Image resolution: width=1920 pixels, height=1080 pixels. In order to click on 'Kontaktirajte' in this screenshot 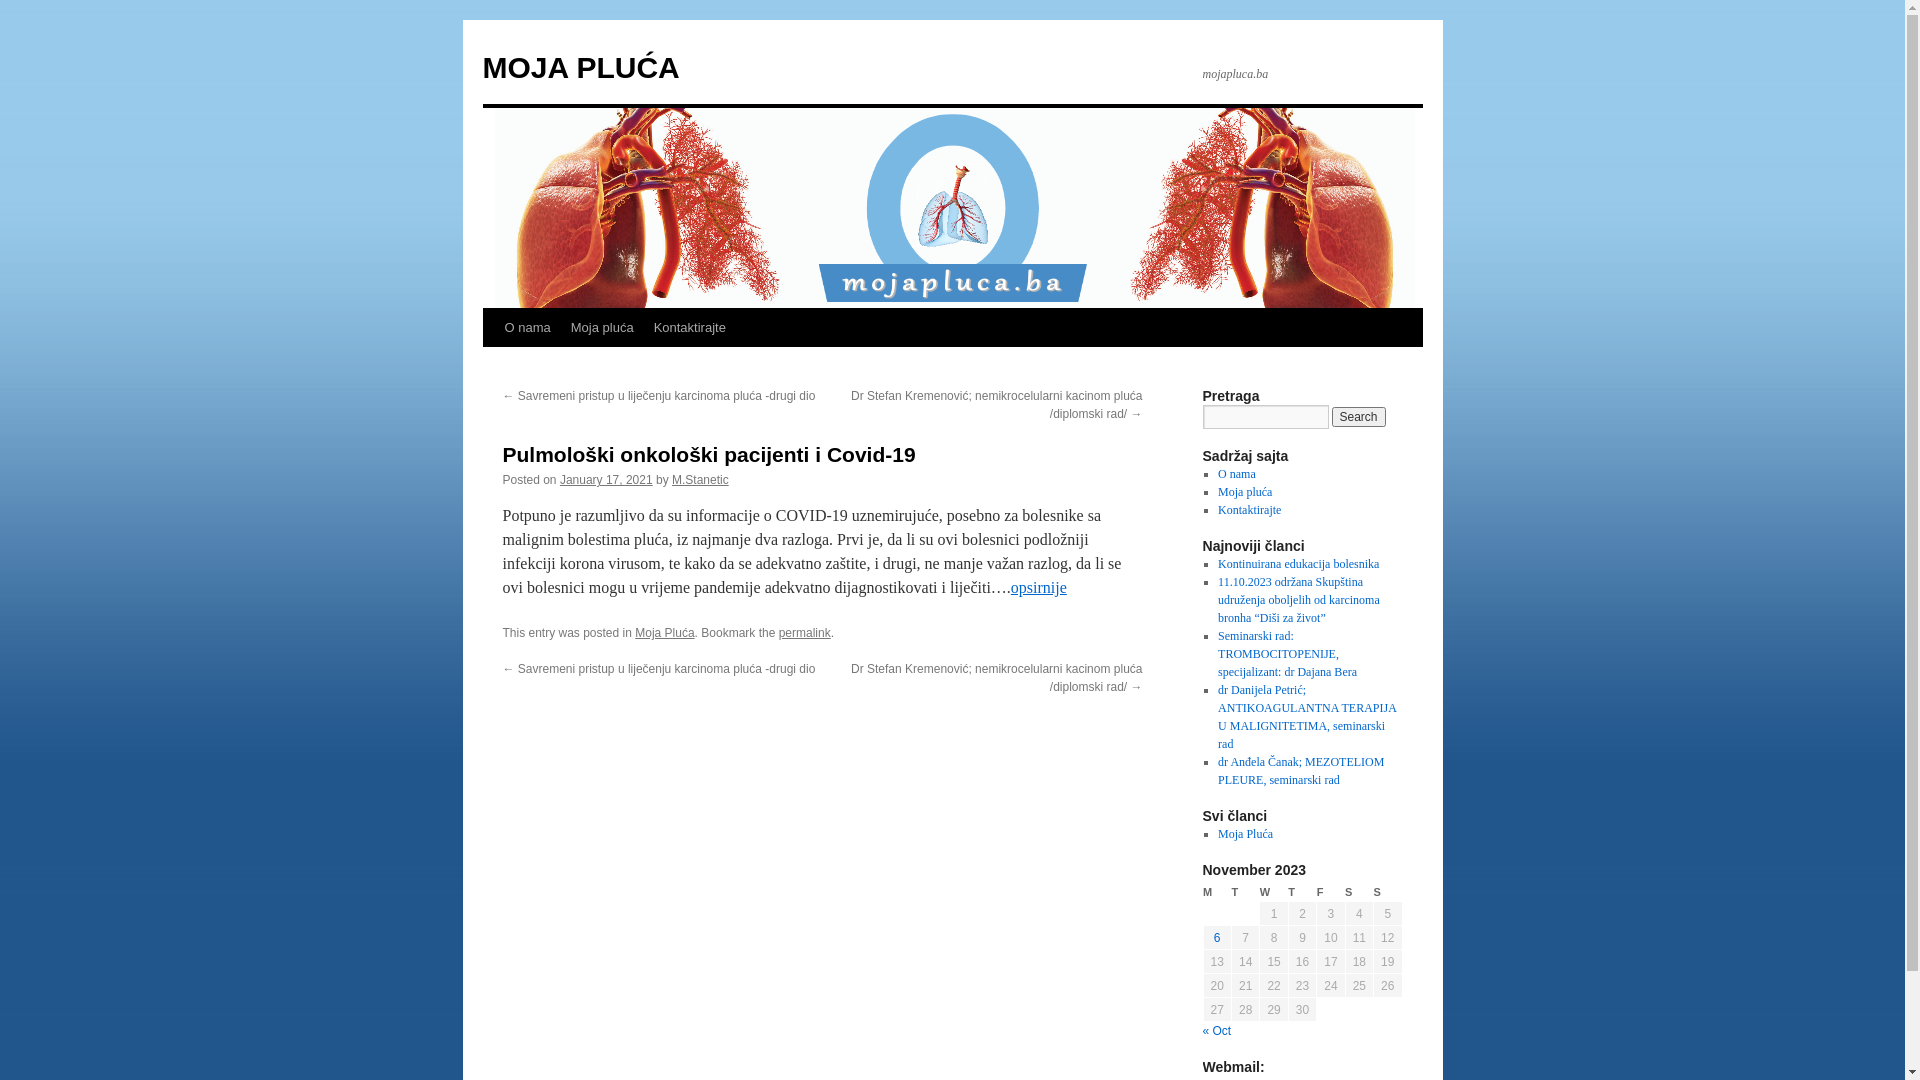, I will do `click(690, 326)`.